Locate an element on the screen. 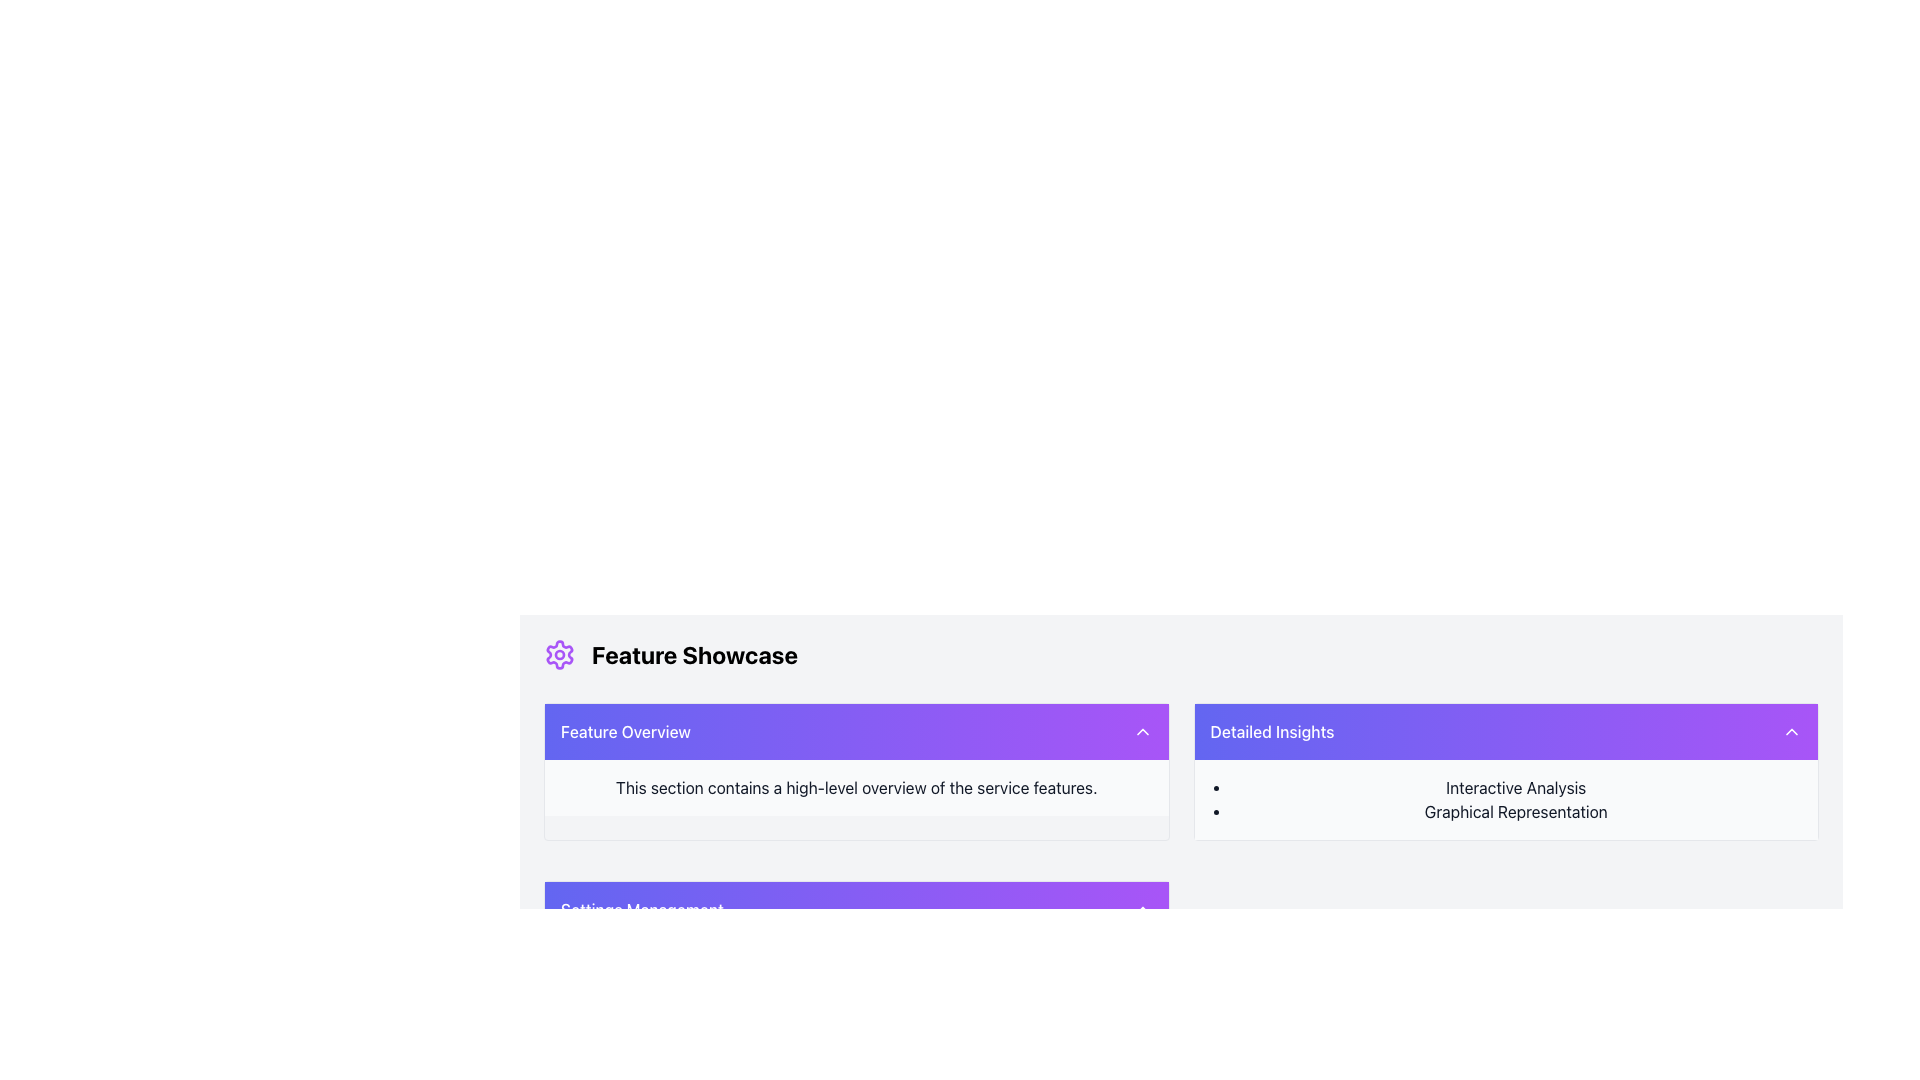  one of the bullet points in the 'Detailed Insights' section, specifically on the bullet-point list containing 'Interactive Analysis' and 'Graphical Representation' is located at coordinates (1506, 798).